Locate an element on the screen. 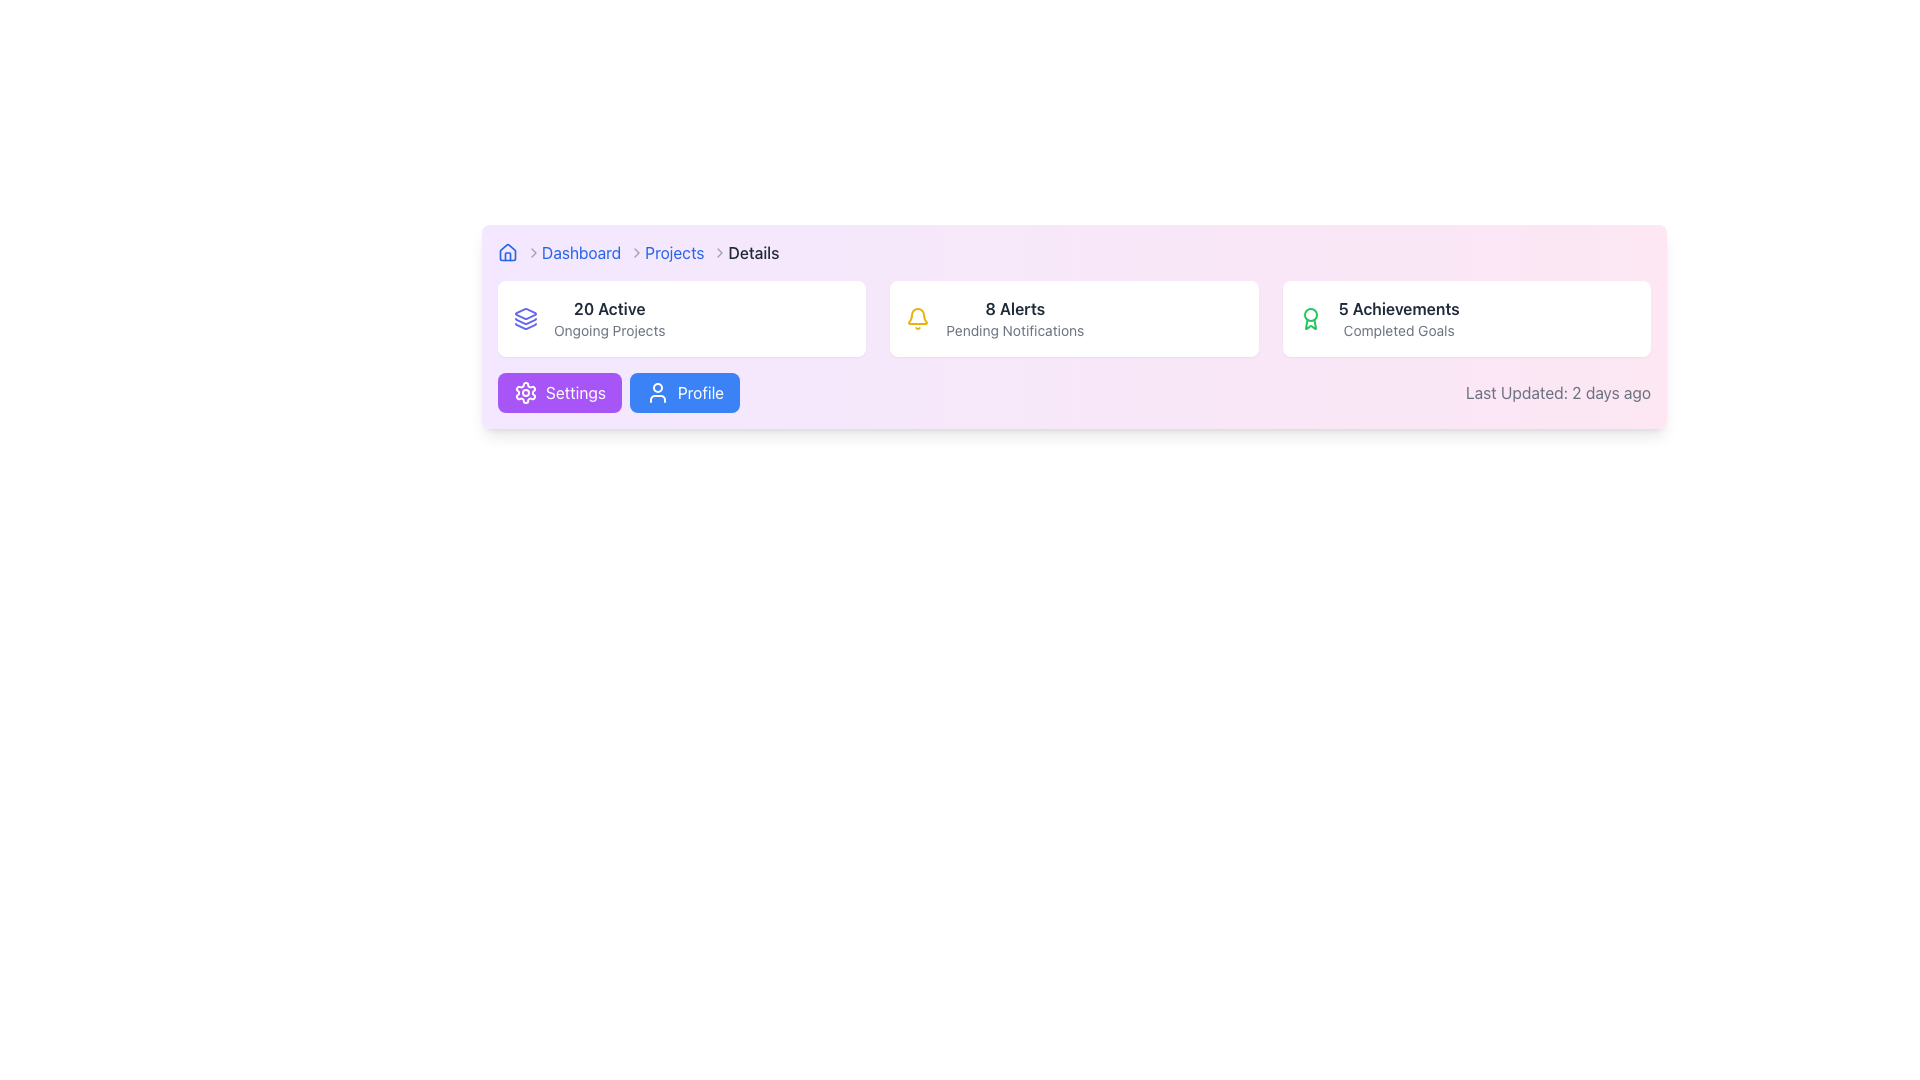 Image resolution: width=1920 pixels, height=1080 pixels. the gear icon with a white outline on a purple background located to the left of the 'Settings' button at the bottom-left corner of the interaction section is located at coordinates (526, 393).